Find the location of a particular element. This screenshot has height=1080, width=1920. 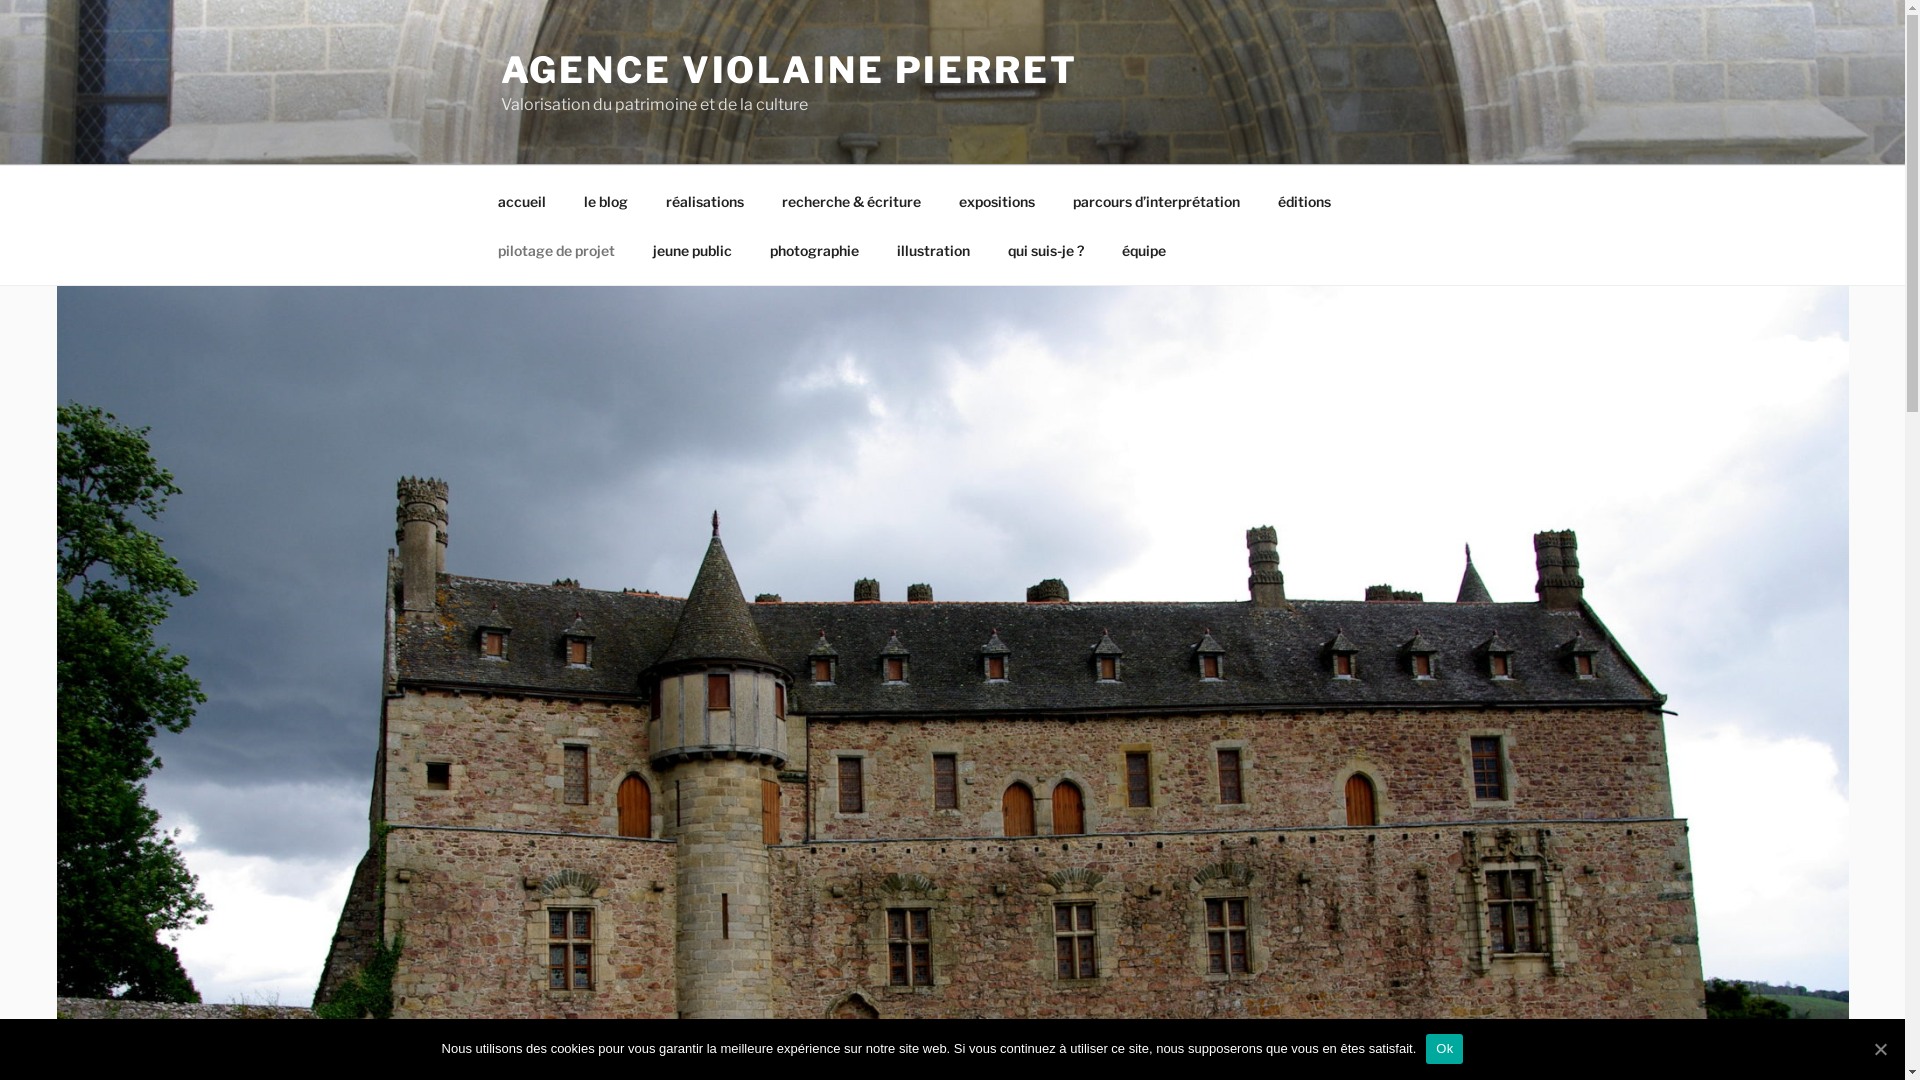

'AGENCE VIOLAINE PIERRET' is located at coordinates (787, 68).